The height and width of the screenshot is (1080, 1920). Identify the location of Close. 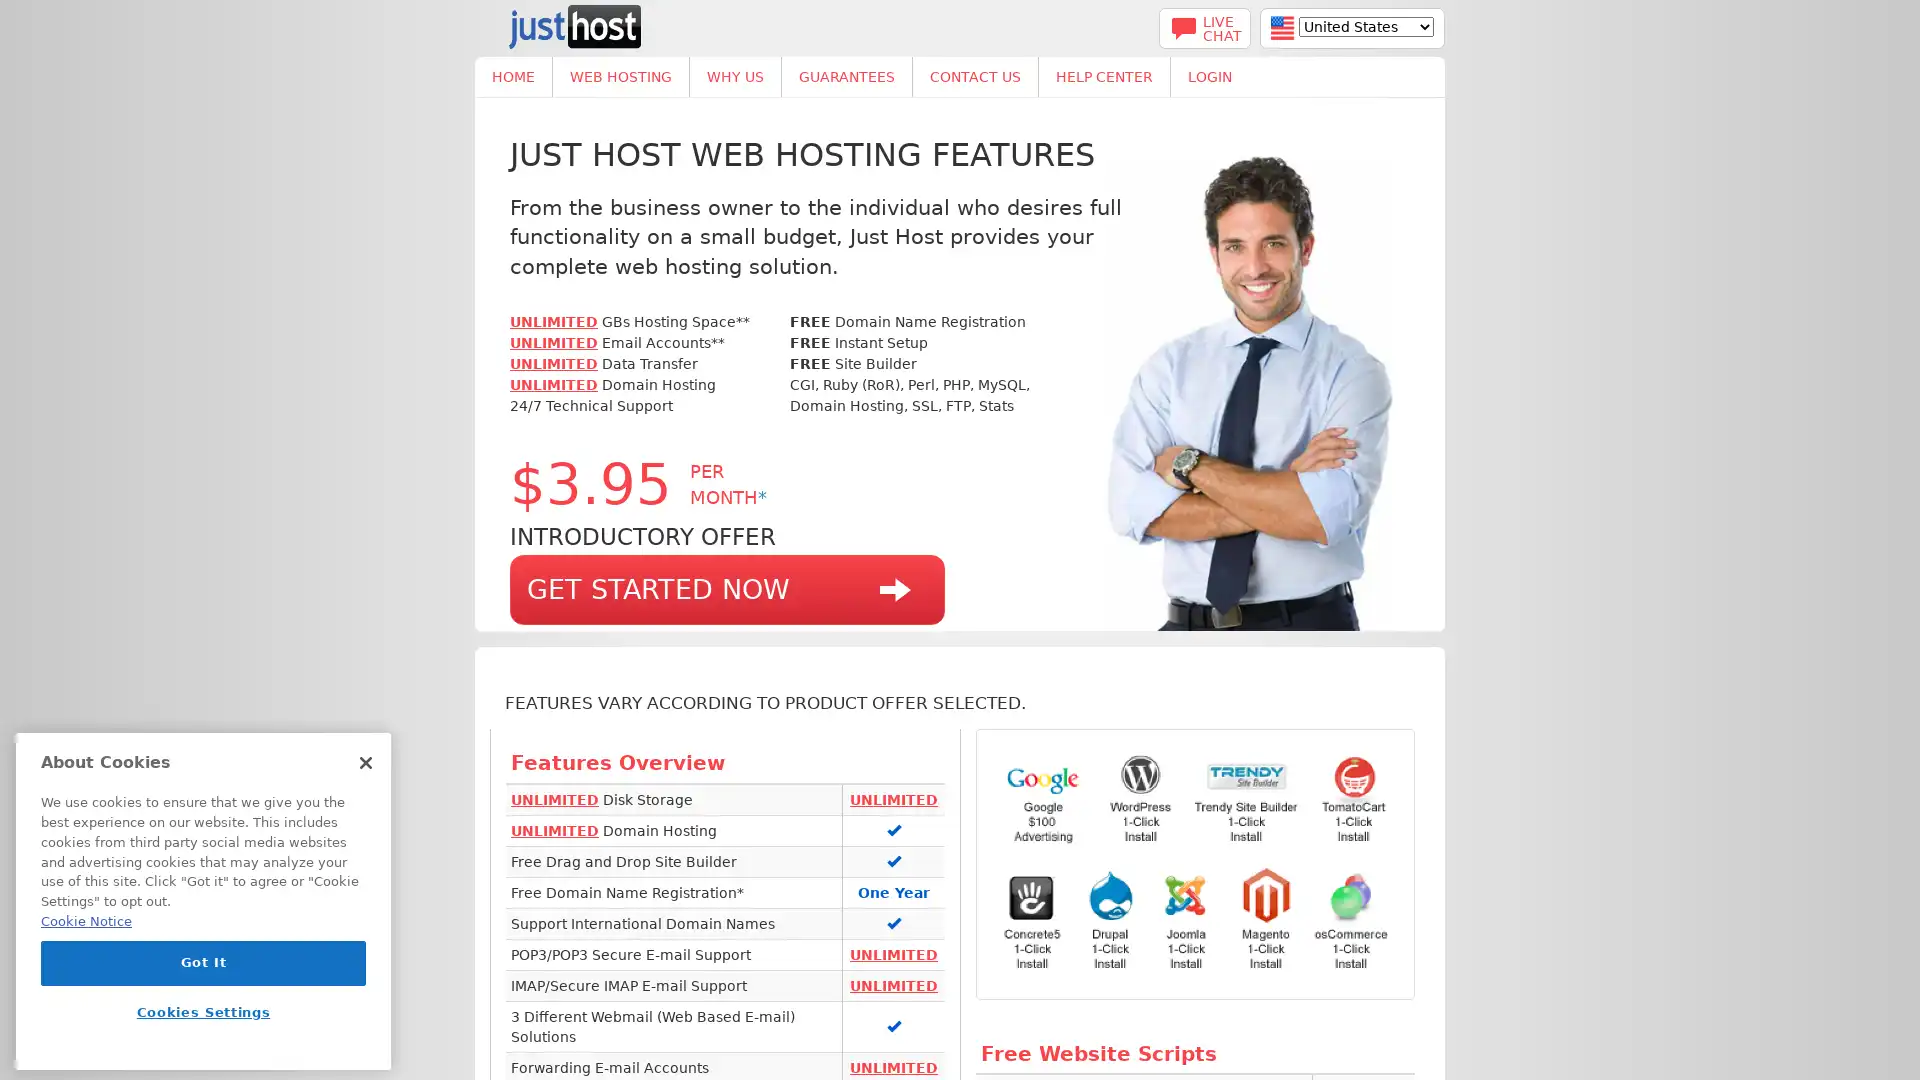
(365, 763).